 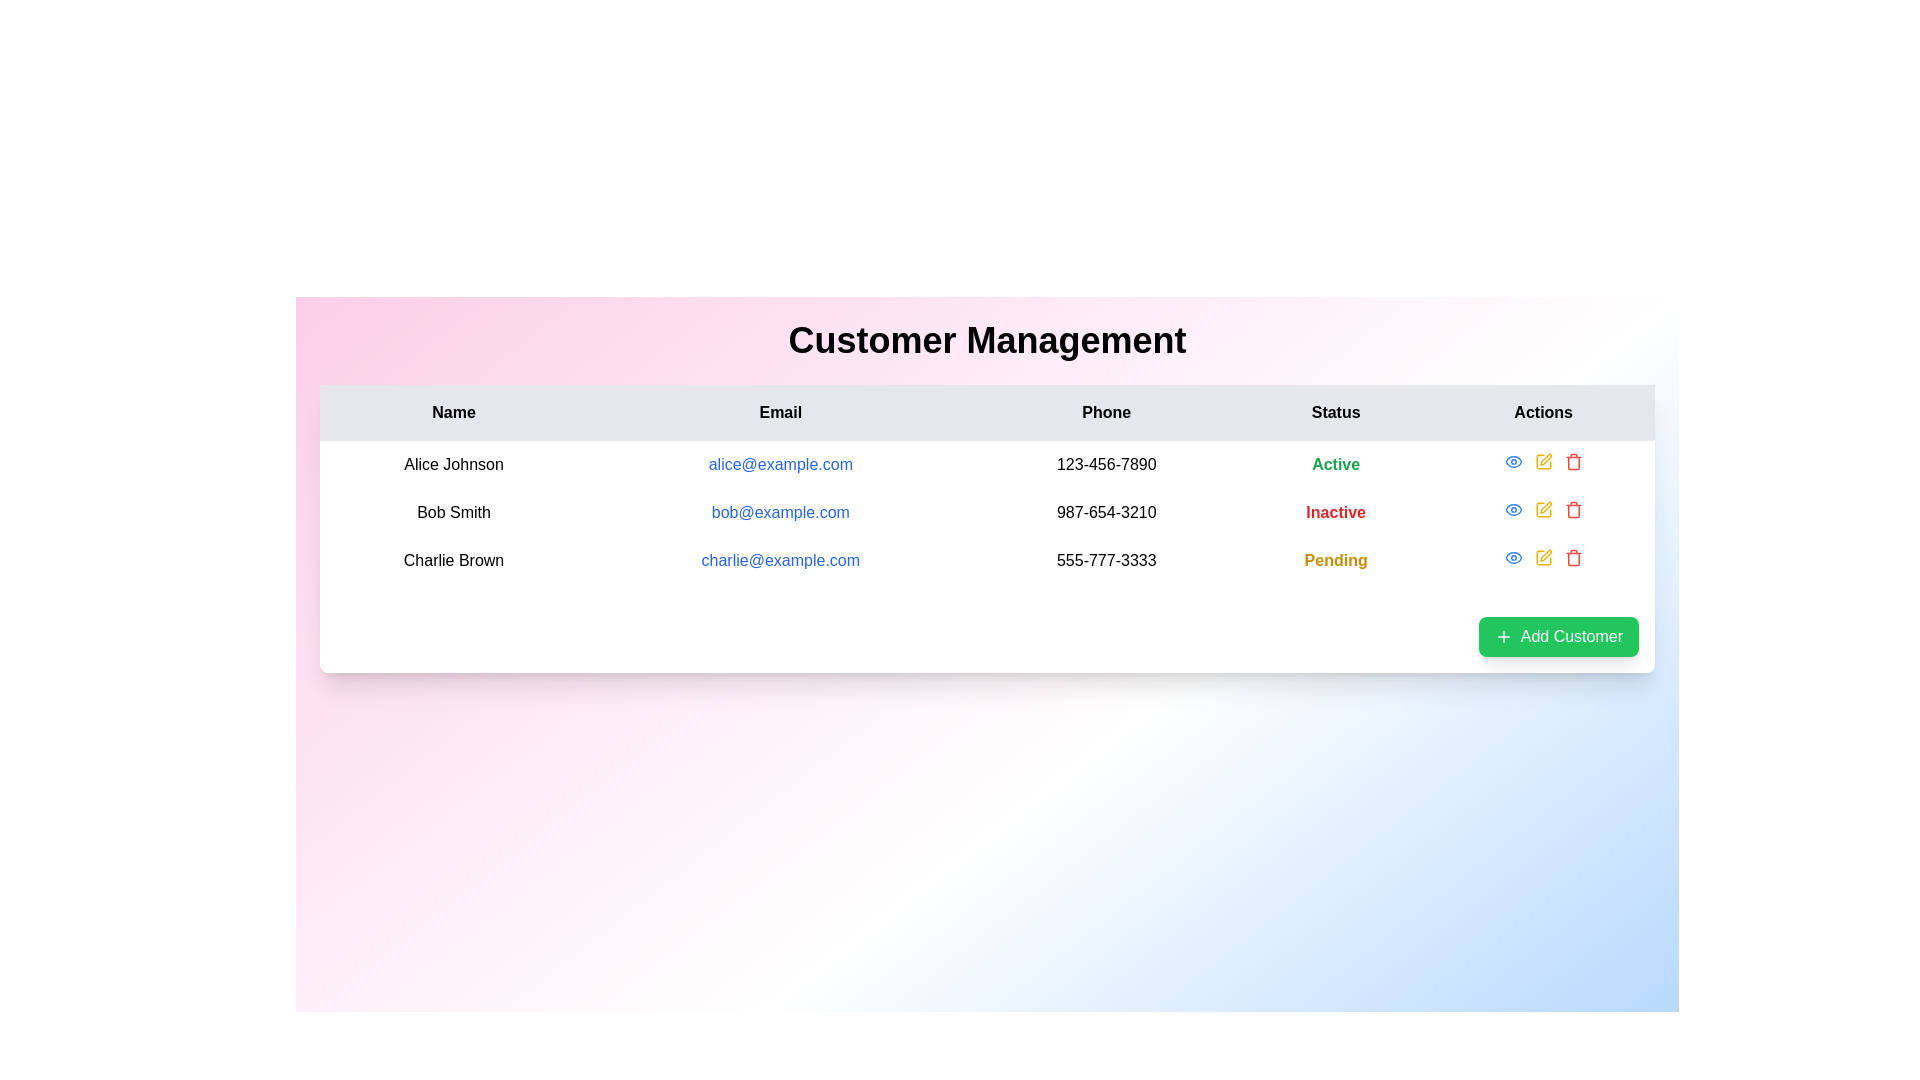 What do you see at coordinates (779, 512) in the screenshot?
I see `the Text Label displaying the email address associated with 'Bob Smith', located in the second row of the 'Email' column in the Customer Management page` at bounding box center [779, 512].